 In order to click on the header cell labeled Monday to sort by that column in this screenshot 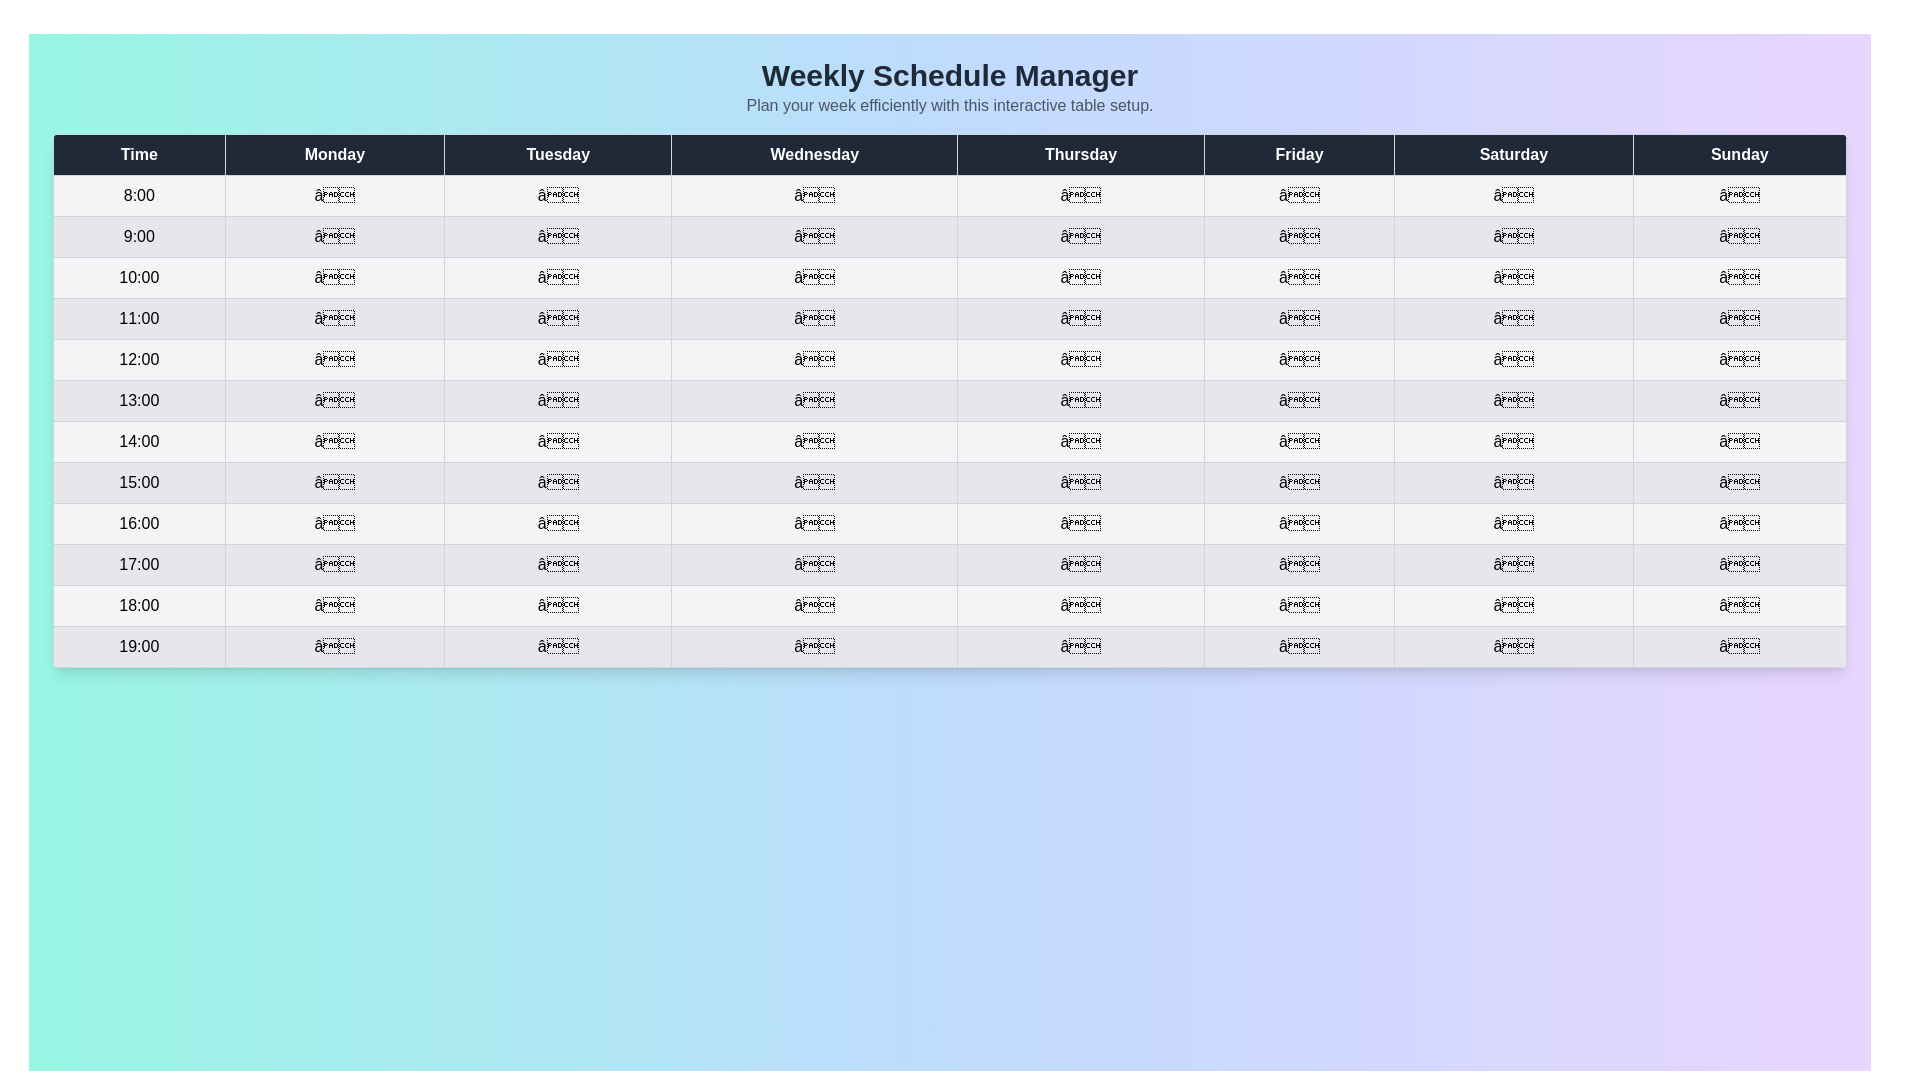, I will do `click(335, 153)`.